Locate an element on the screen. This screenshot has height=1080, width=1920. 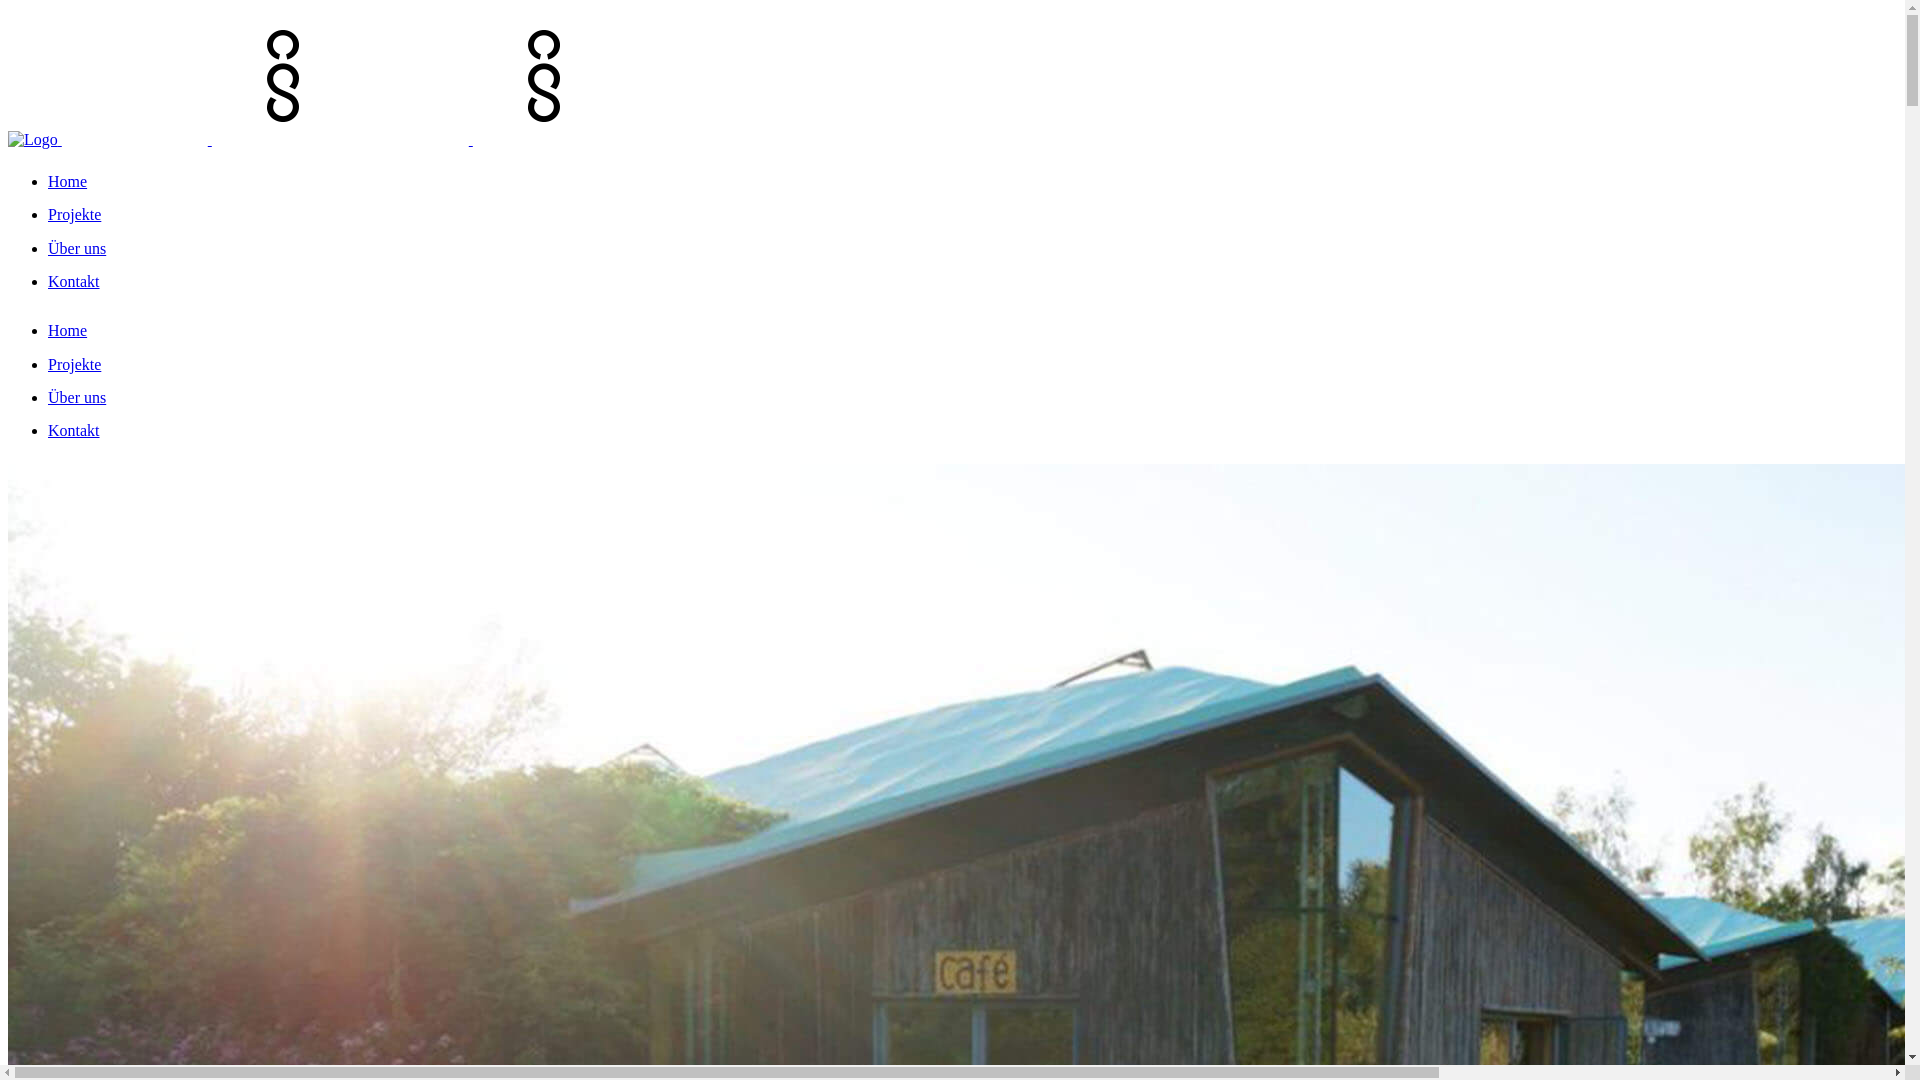
'Projekte' is located at coordinates (74, 214).